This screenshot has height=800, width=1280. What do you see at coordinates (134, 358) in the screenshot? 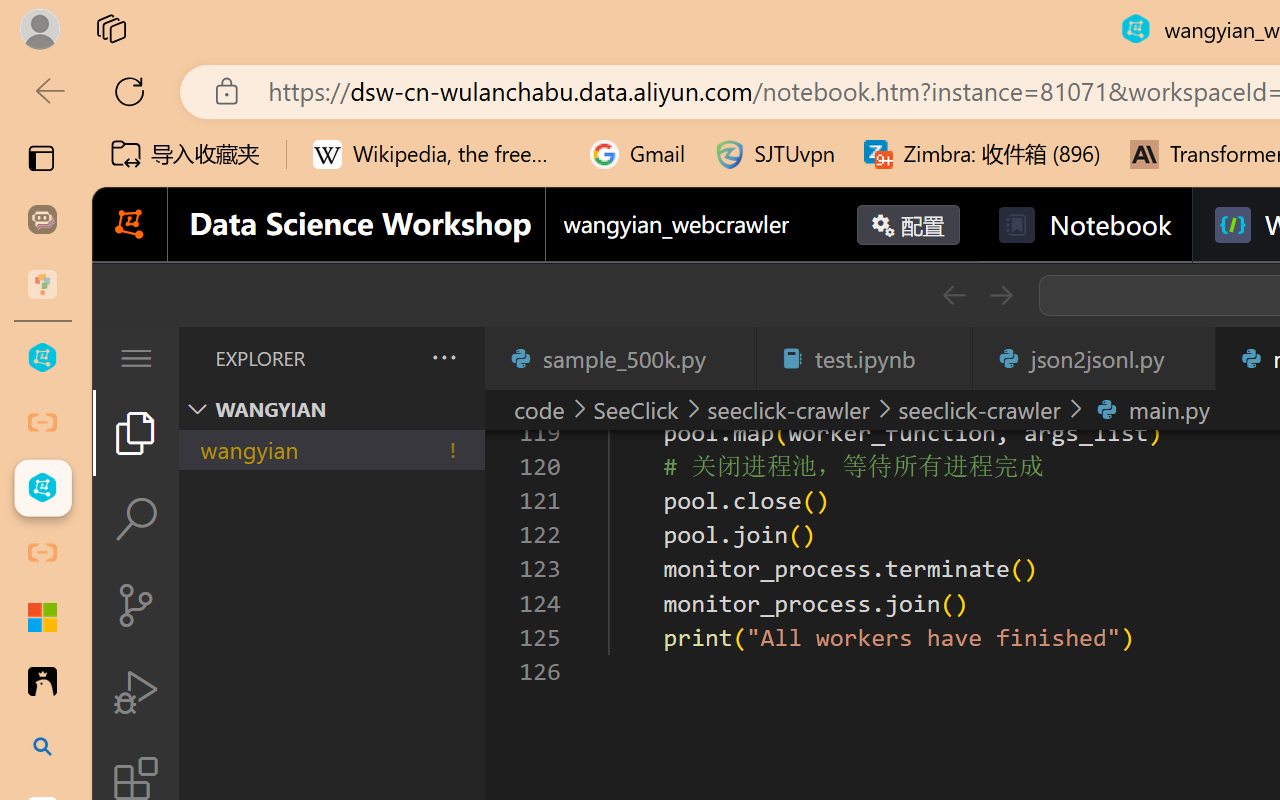
I see `'Class: menubar compact overflow-menu-only'` at bounding box center [134, 358].